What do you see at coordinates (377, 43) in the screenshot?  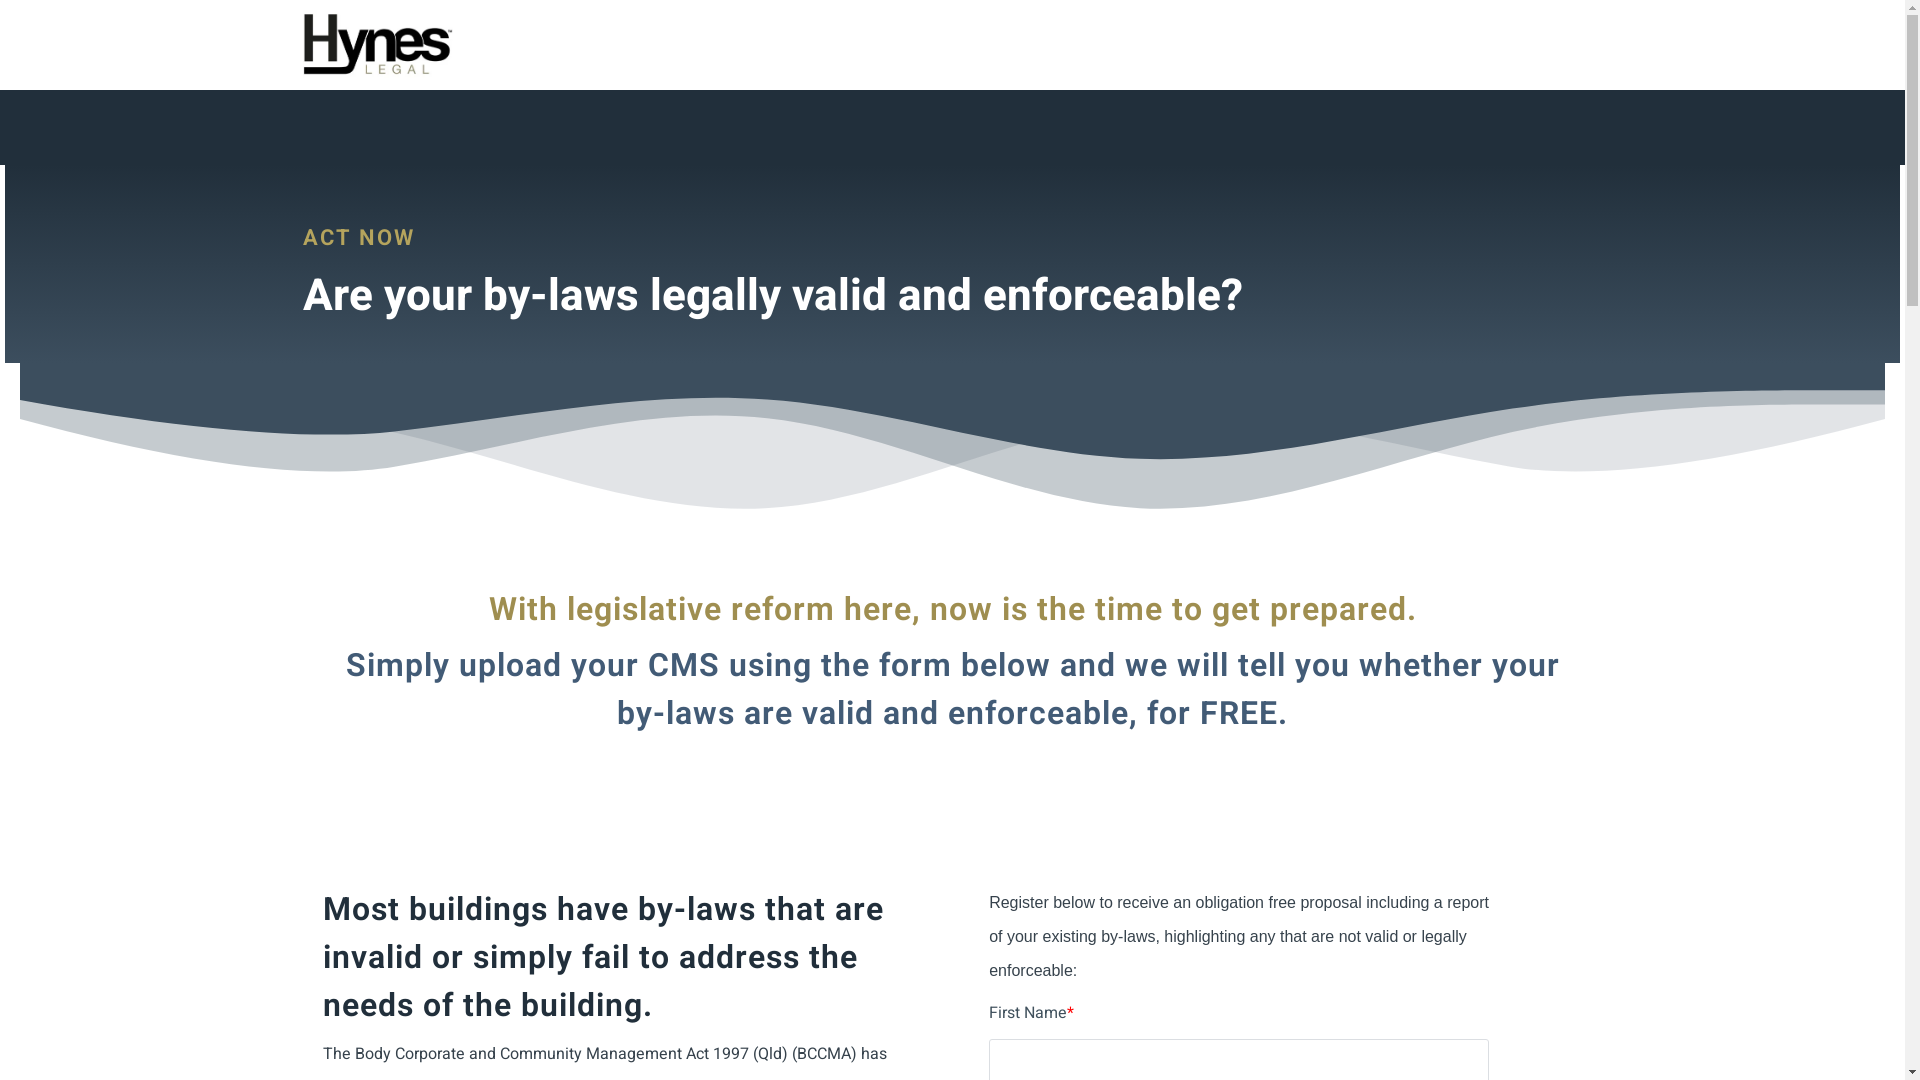 I see `'Logo'` at bounding box center [377, 43].